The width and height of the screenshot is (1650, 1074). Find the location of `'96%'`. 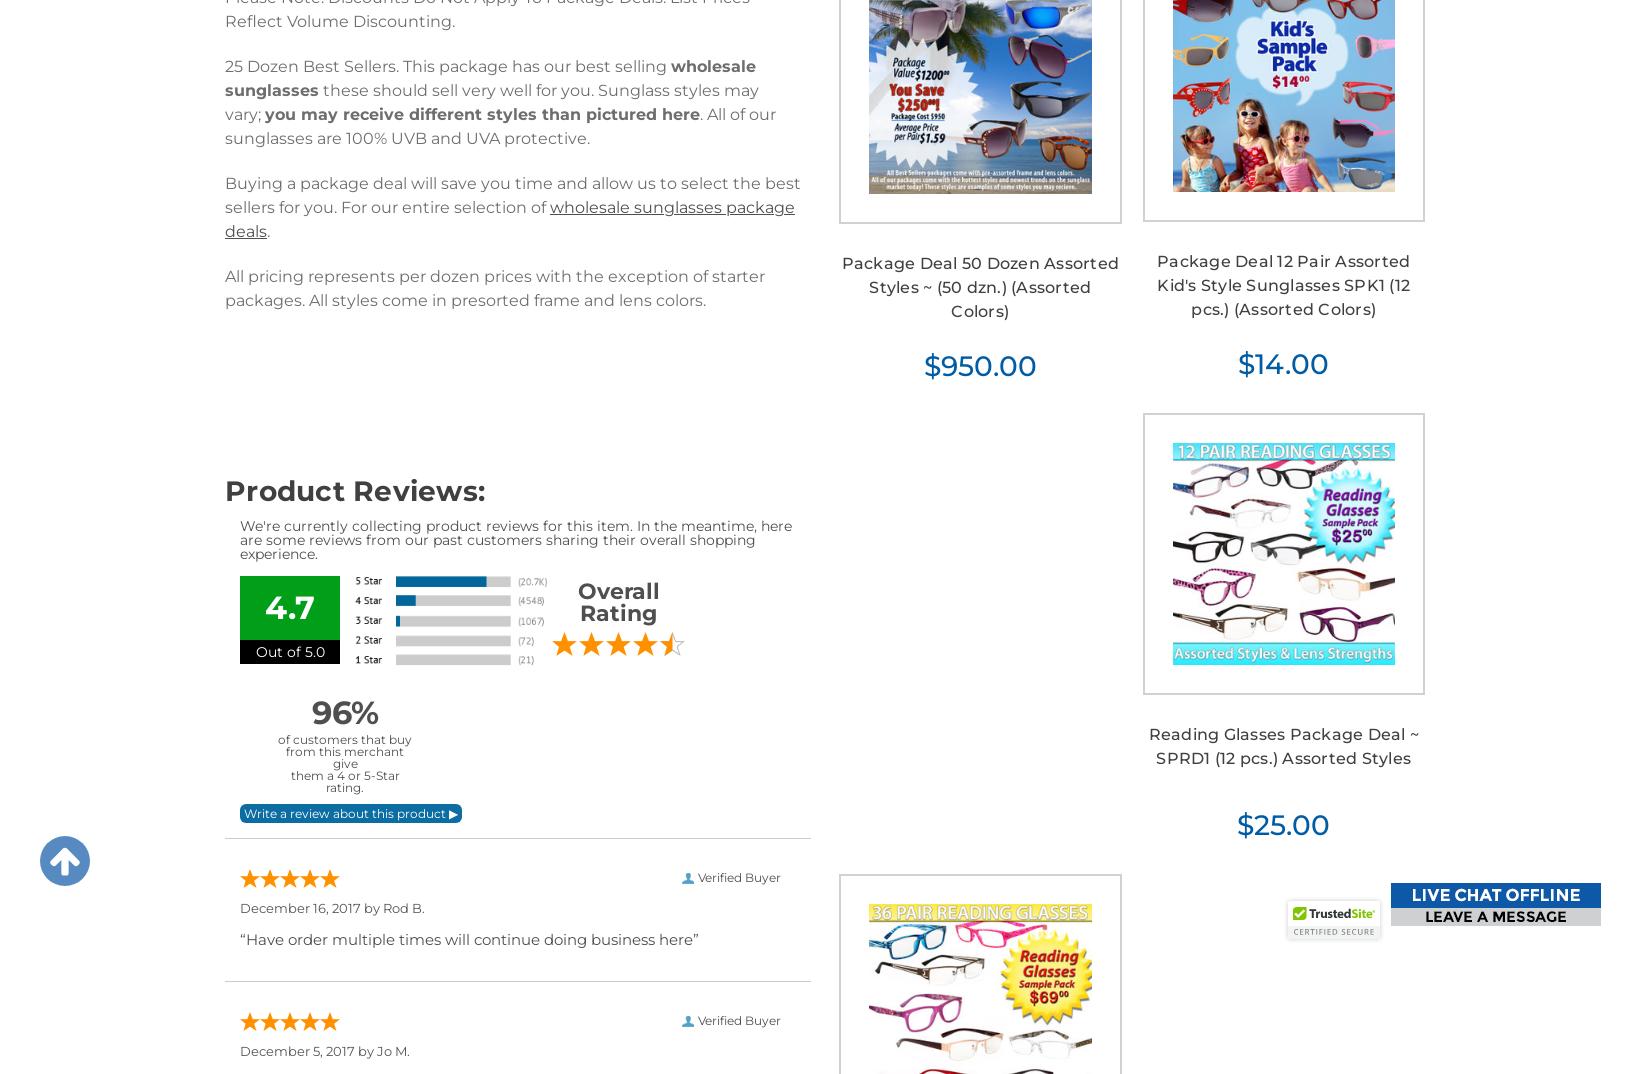

'96%' is located at coordinates (311, 712).